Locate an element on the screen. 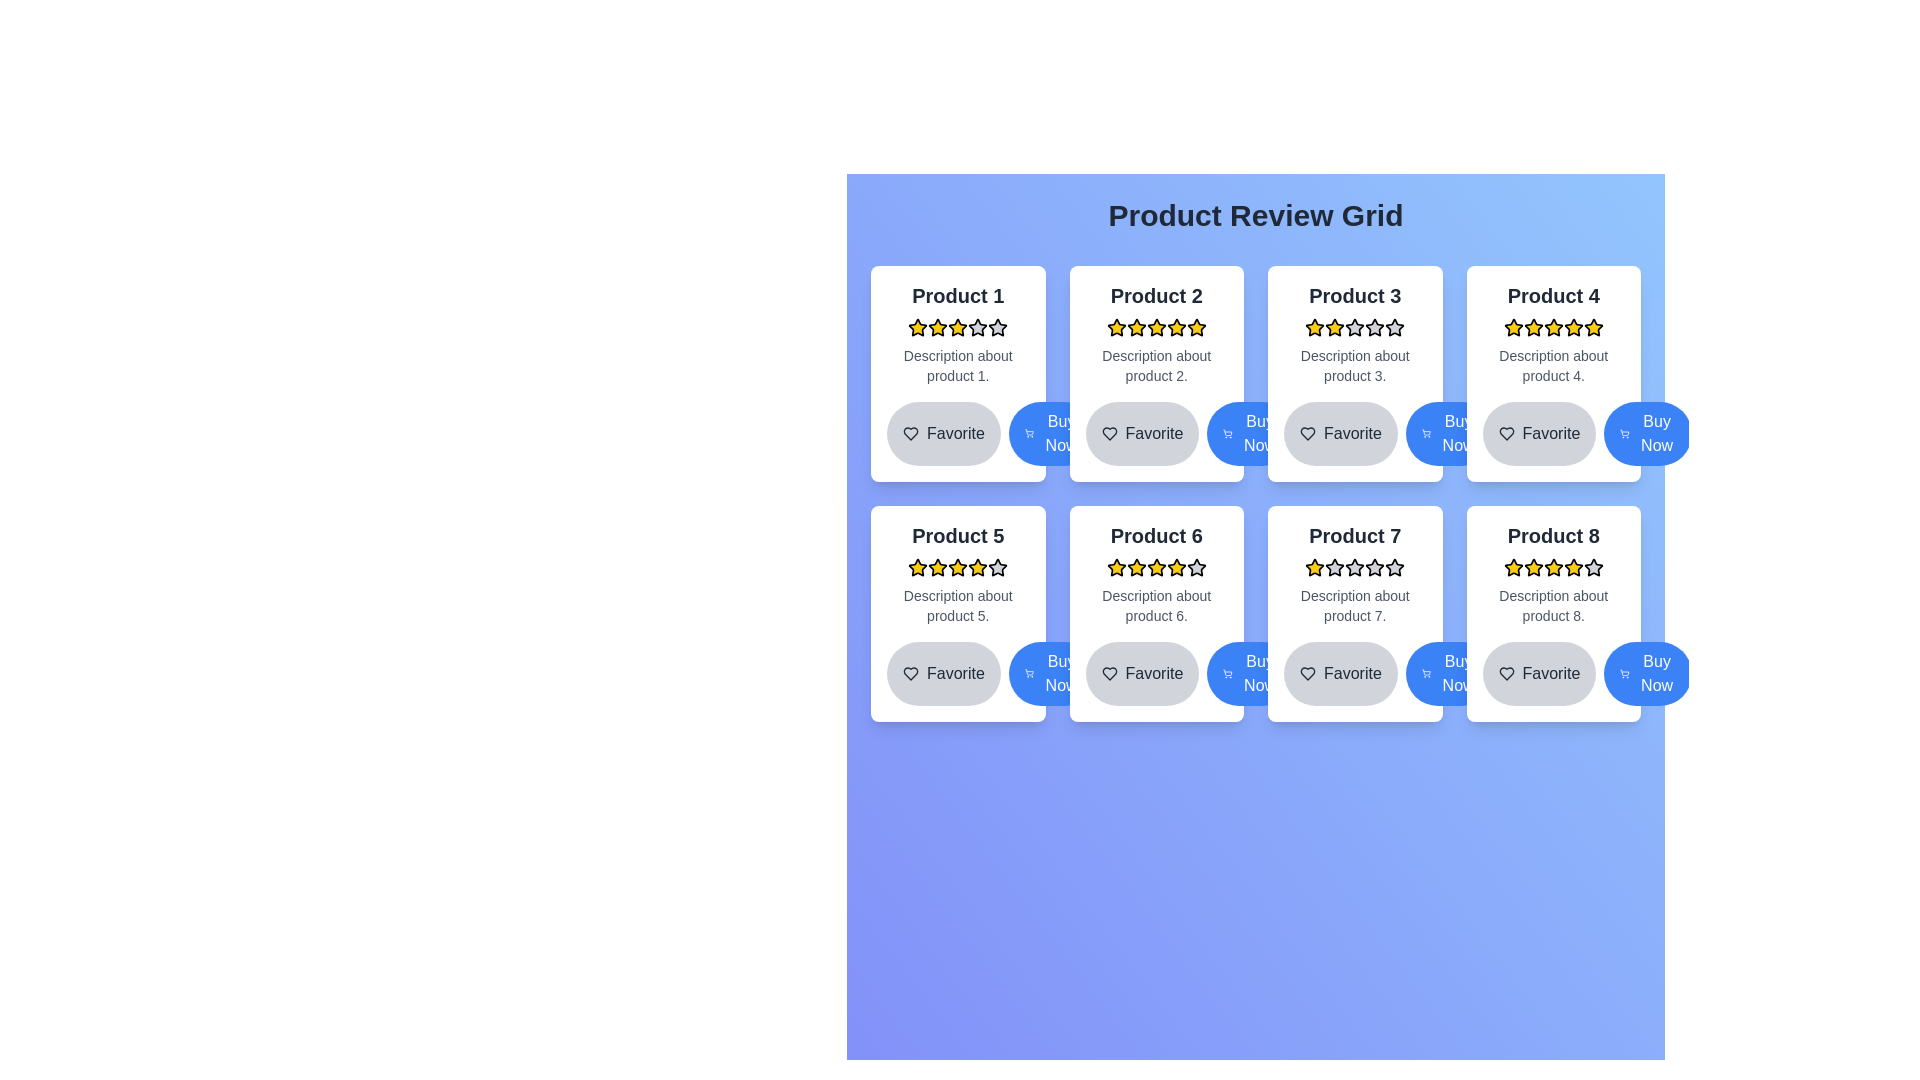 This screenshot has height=1080, width=1920. the heart icon within the button component on the second product card in the first row of the grid layout to mark the product as a favorite is located at coordinates (1108, 433).